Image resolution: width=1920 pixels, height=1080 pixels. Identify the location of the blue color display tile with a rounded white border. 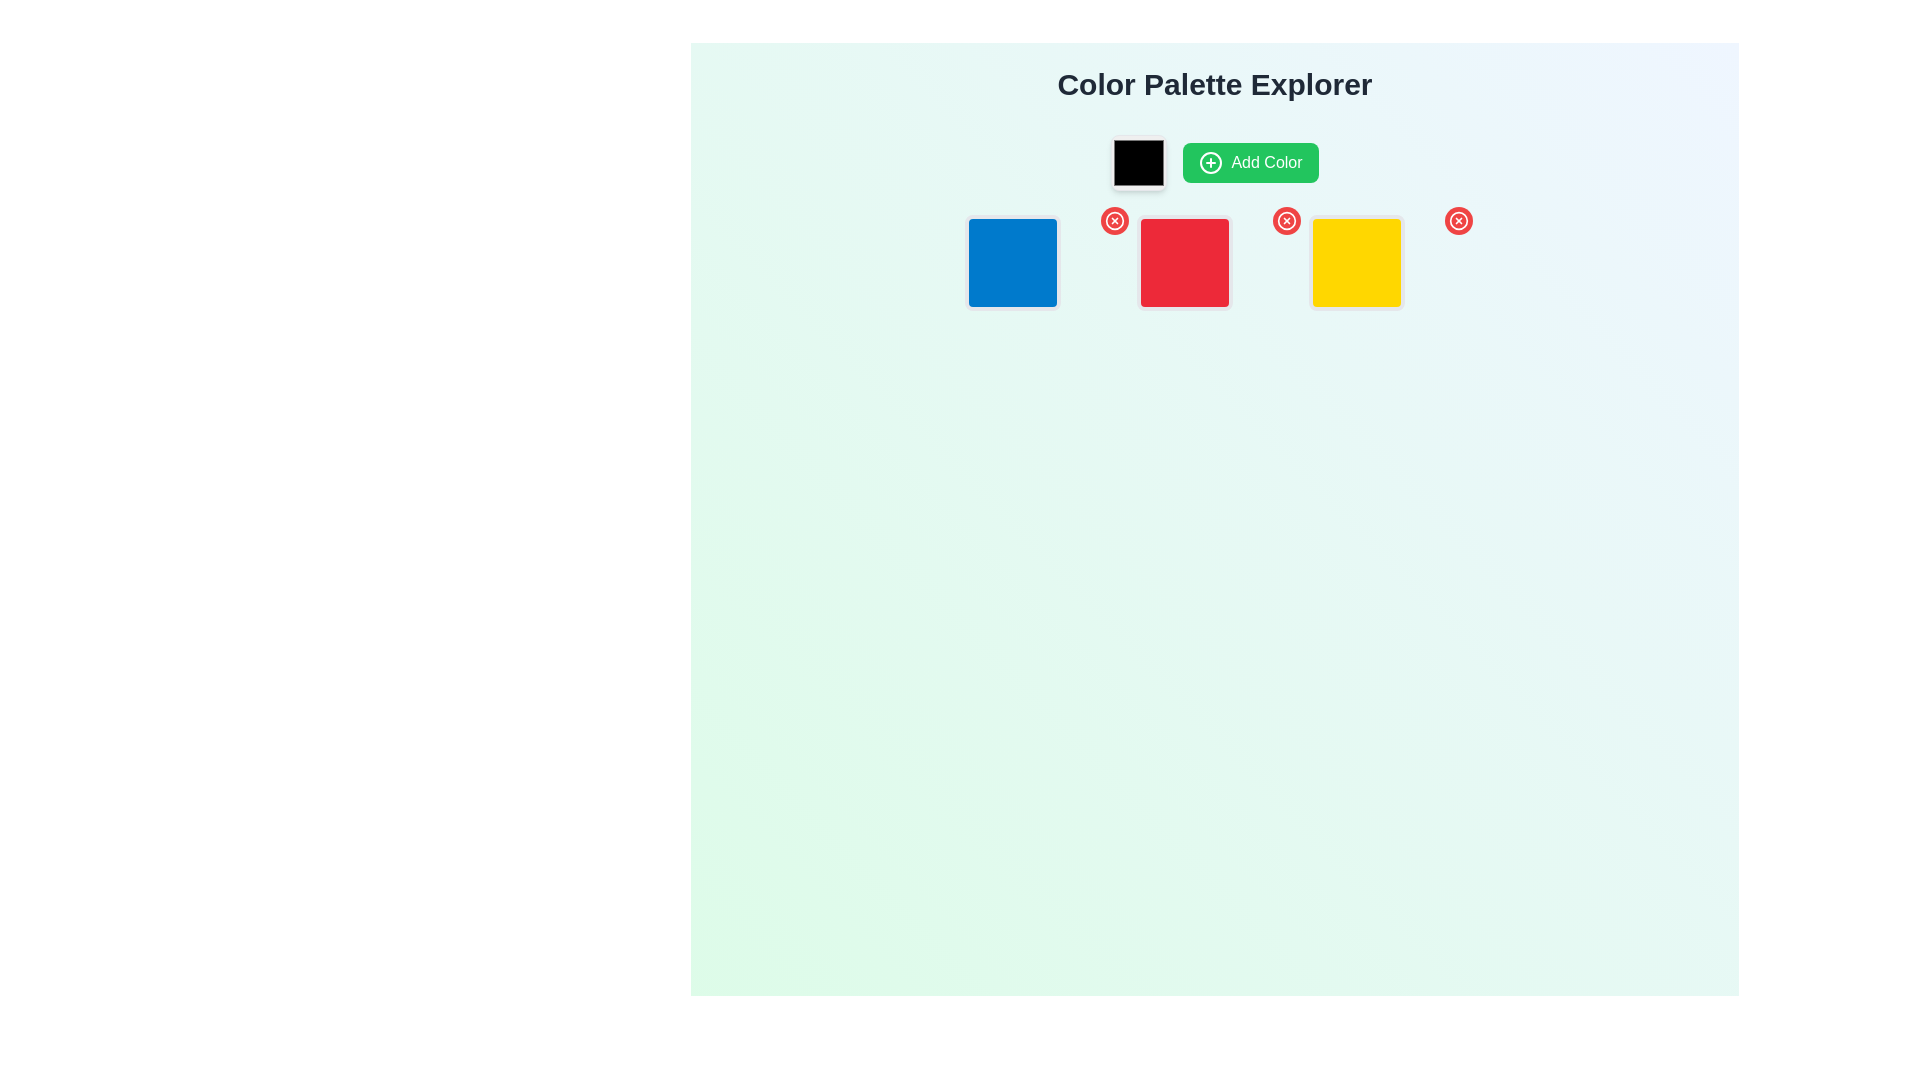
(1041, 261).